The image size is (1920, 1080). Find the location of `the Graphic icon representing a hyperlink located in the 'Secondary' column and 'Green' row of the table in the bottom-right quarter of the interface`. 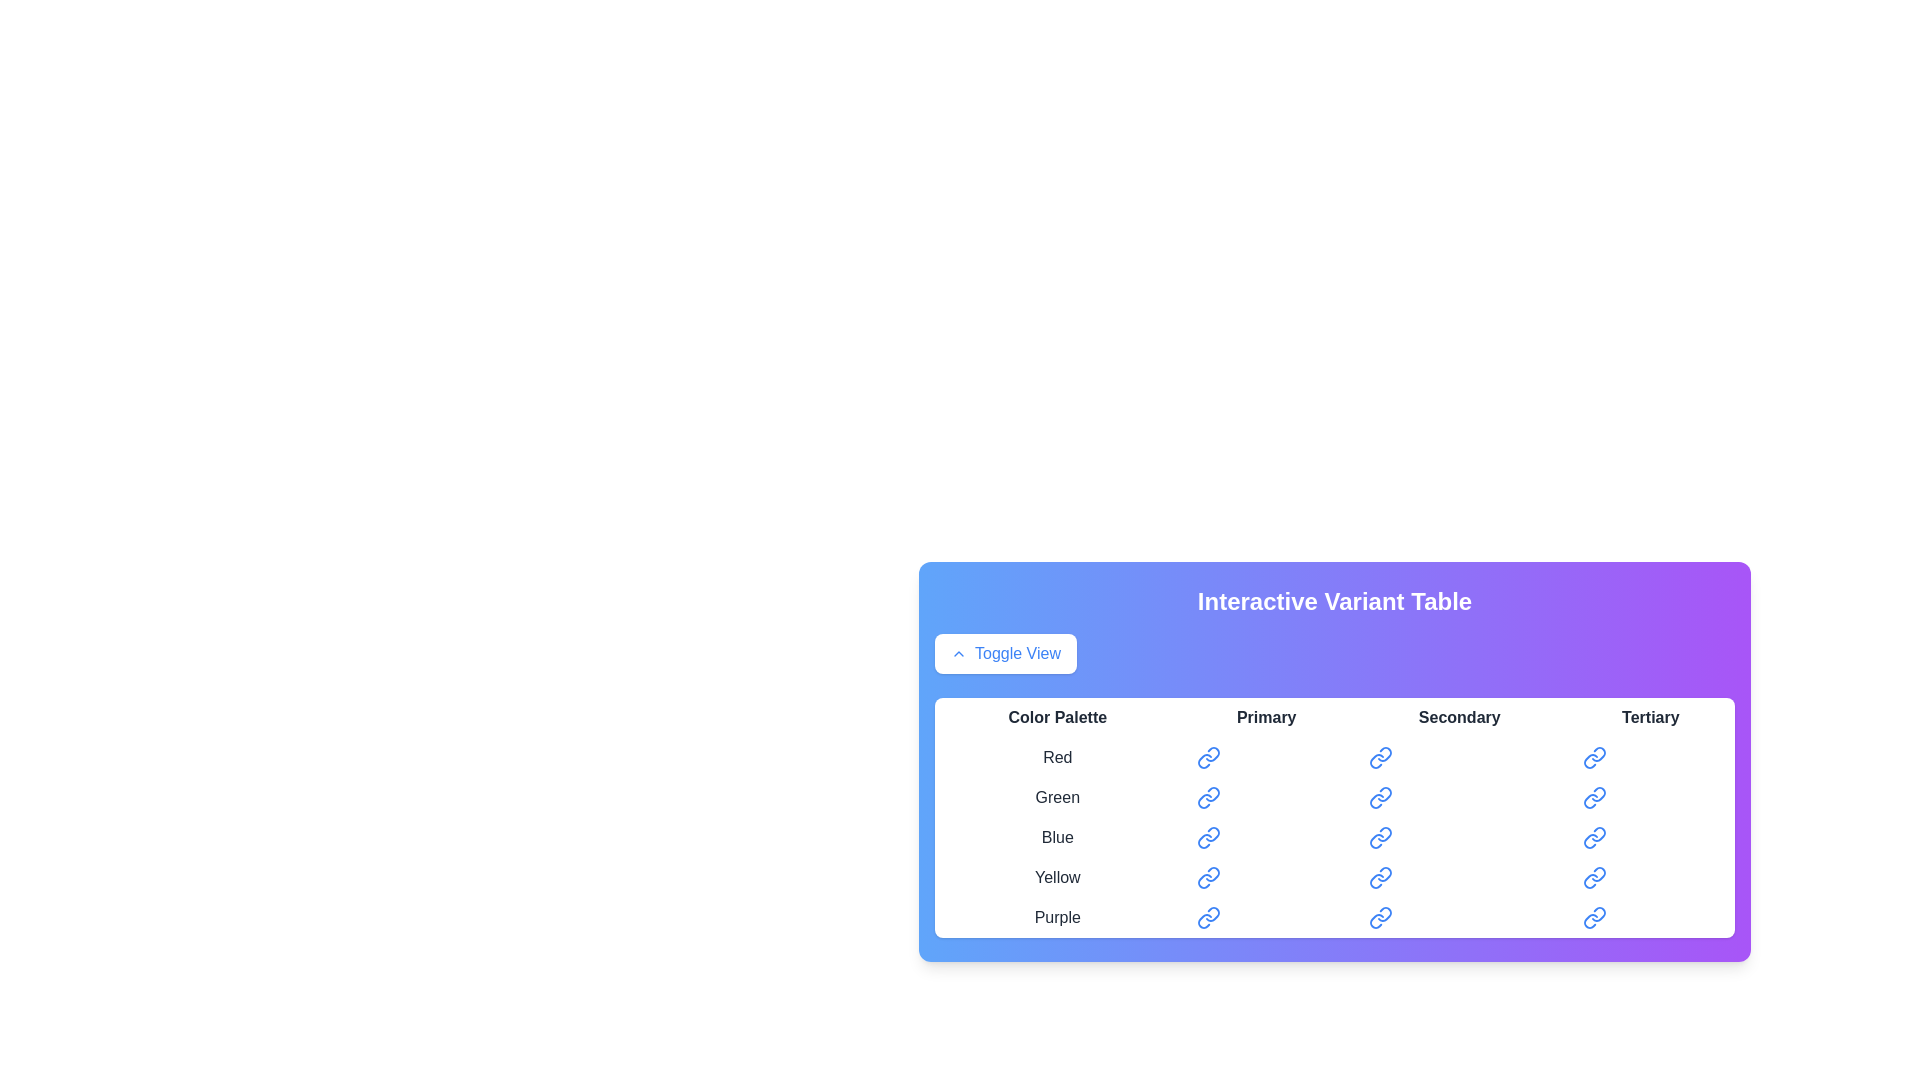

the Graphic icon representing a hyperlink located in the 'Secondary' column and 'Green' row of the table in the bottom-right quarter of the interface is located at coordinates (1383, 793).